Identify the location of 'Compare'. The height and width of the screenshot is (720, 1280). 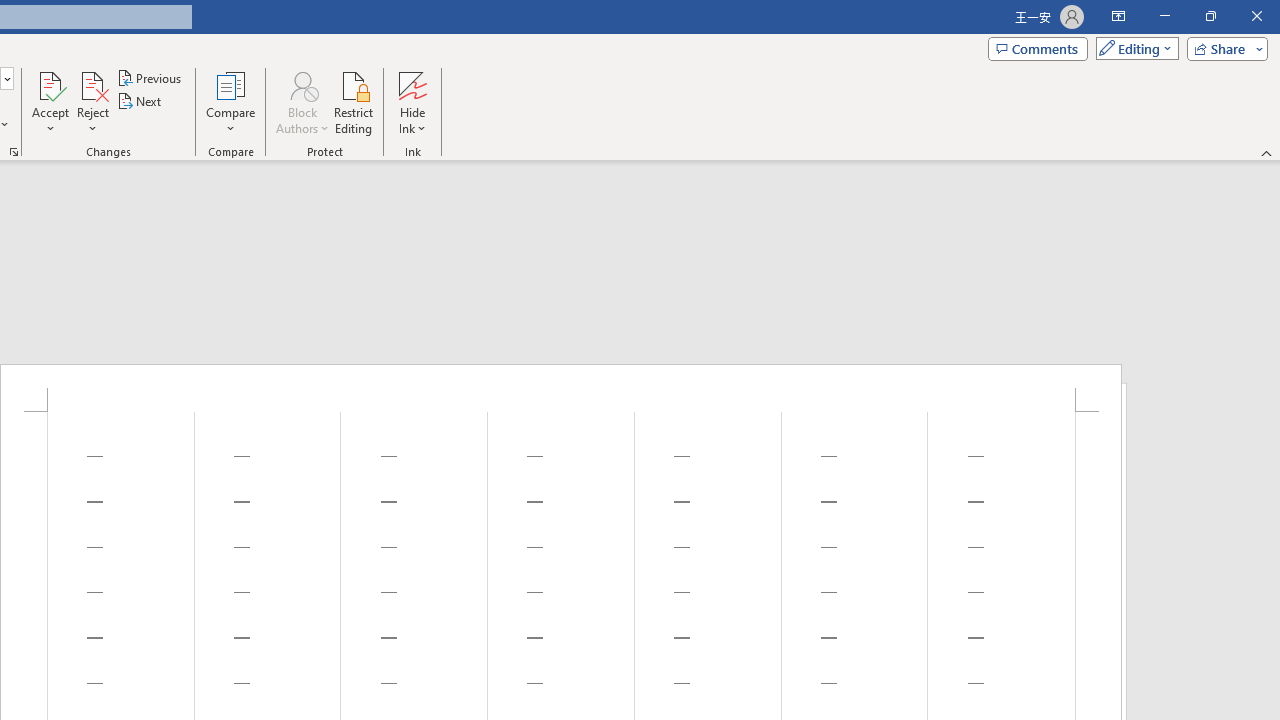
(231, 103).